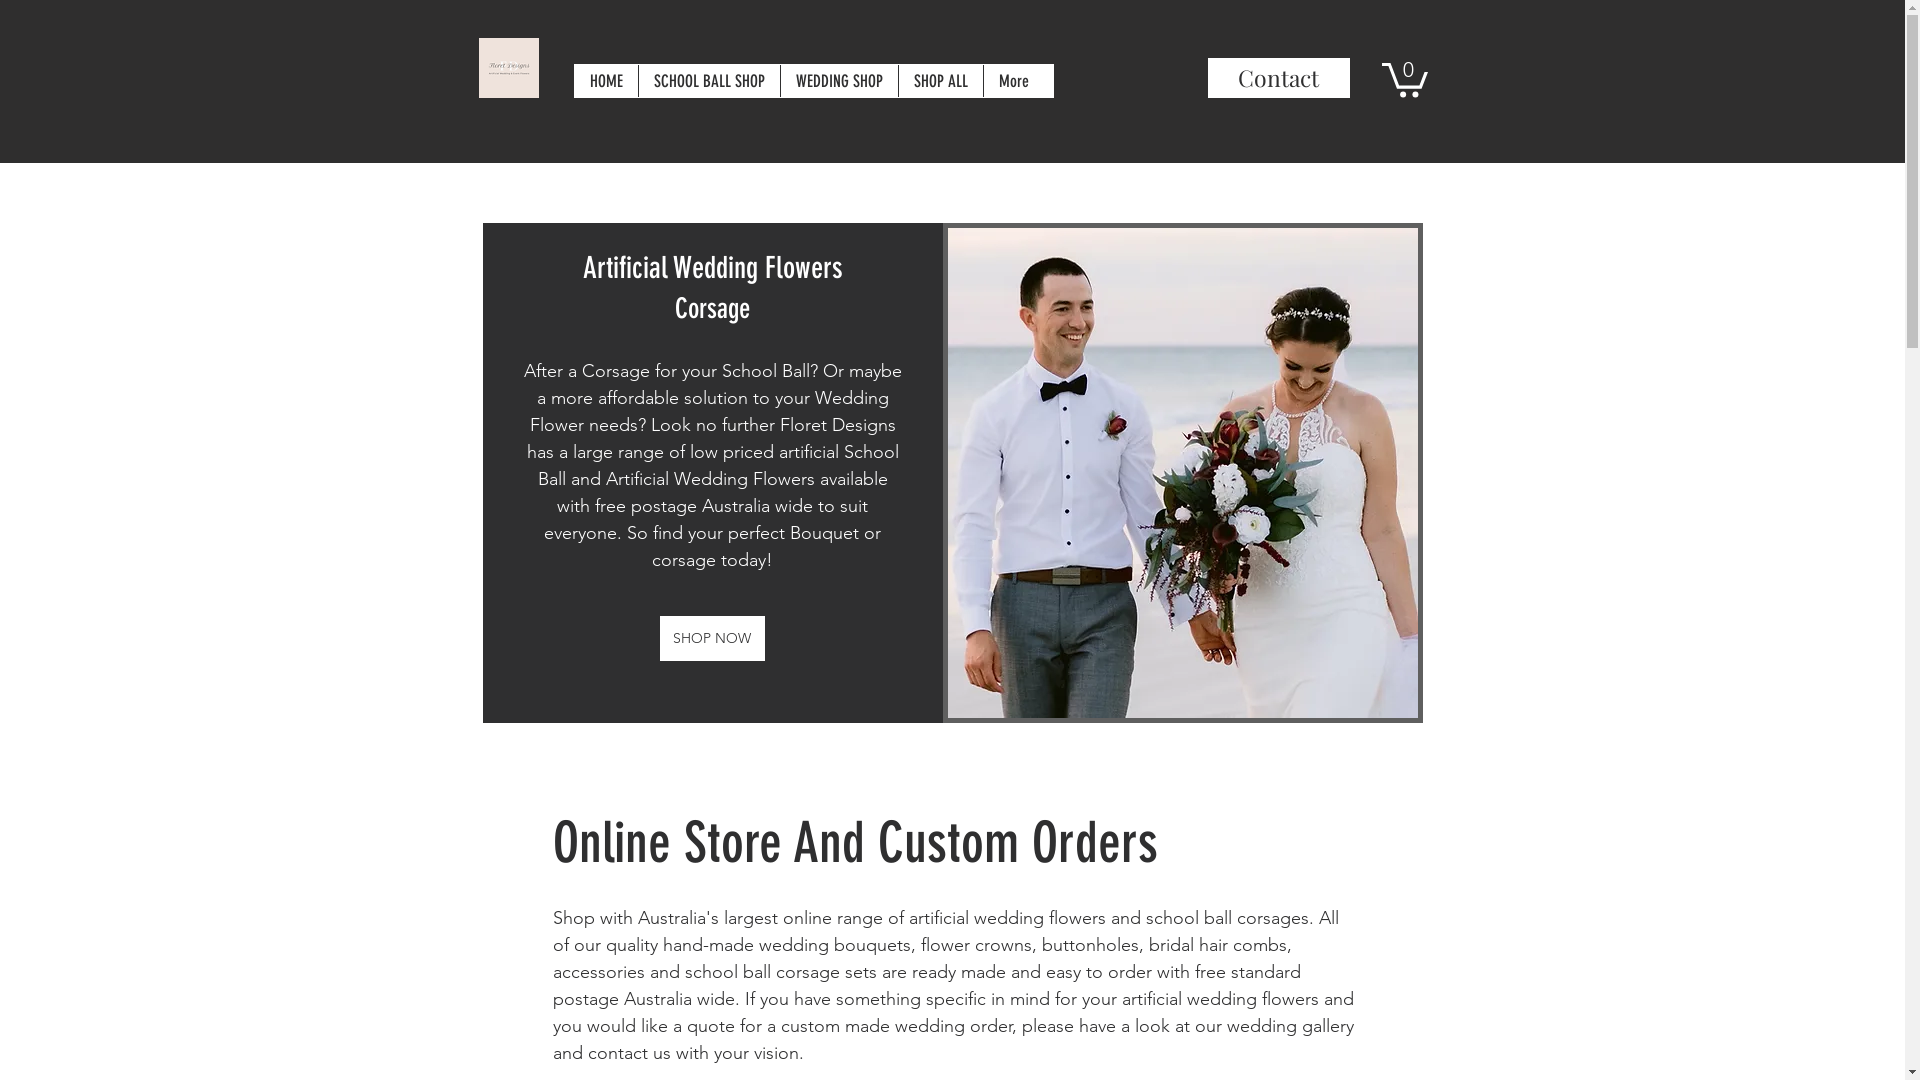  I want to click on 'HOME', so click(604, 80).